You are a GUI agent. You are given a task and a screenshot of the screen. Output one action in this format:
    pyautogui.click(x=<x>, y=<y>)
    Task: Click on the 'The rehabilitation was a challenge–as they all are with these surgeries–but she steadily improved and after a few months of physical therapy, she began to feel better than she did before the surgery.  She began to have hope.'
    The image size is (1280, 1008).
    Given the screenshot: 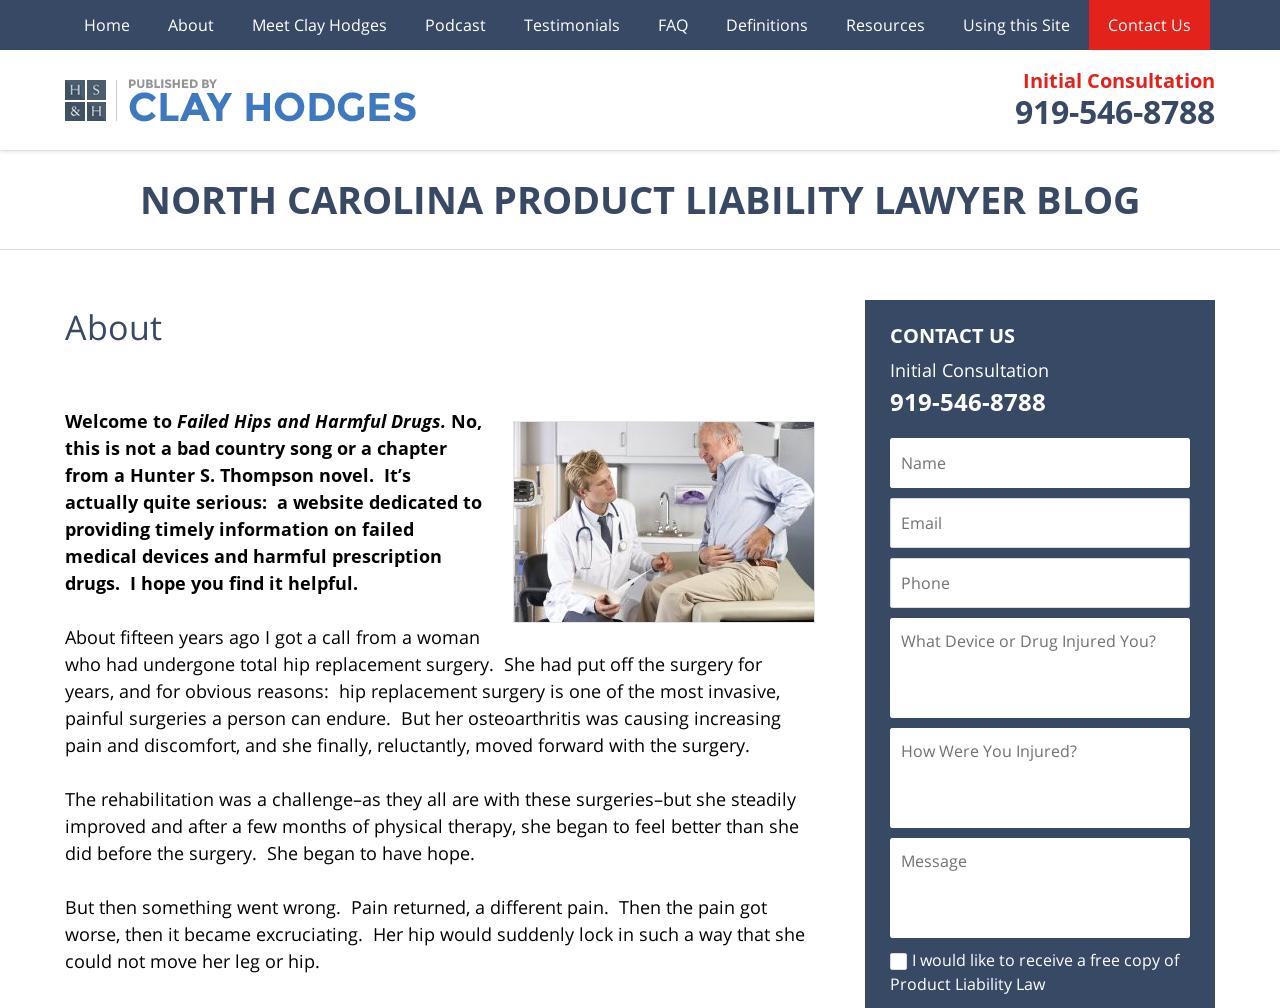 What is the action you would take?
    pyautogui.click(x=431, y=825)
    